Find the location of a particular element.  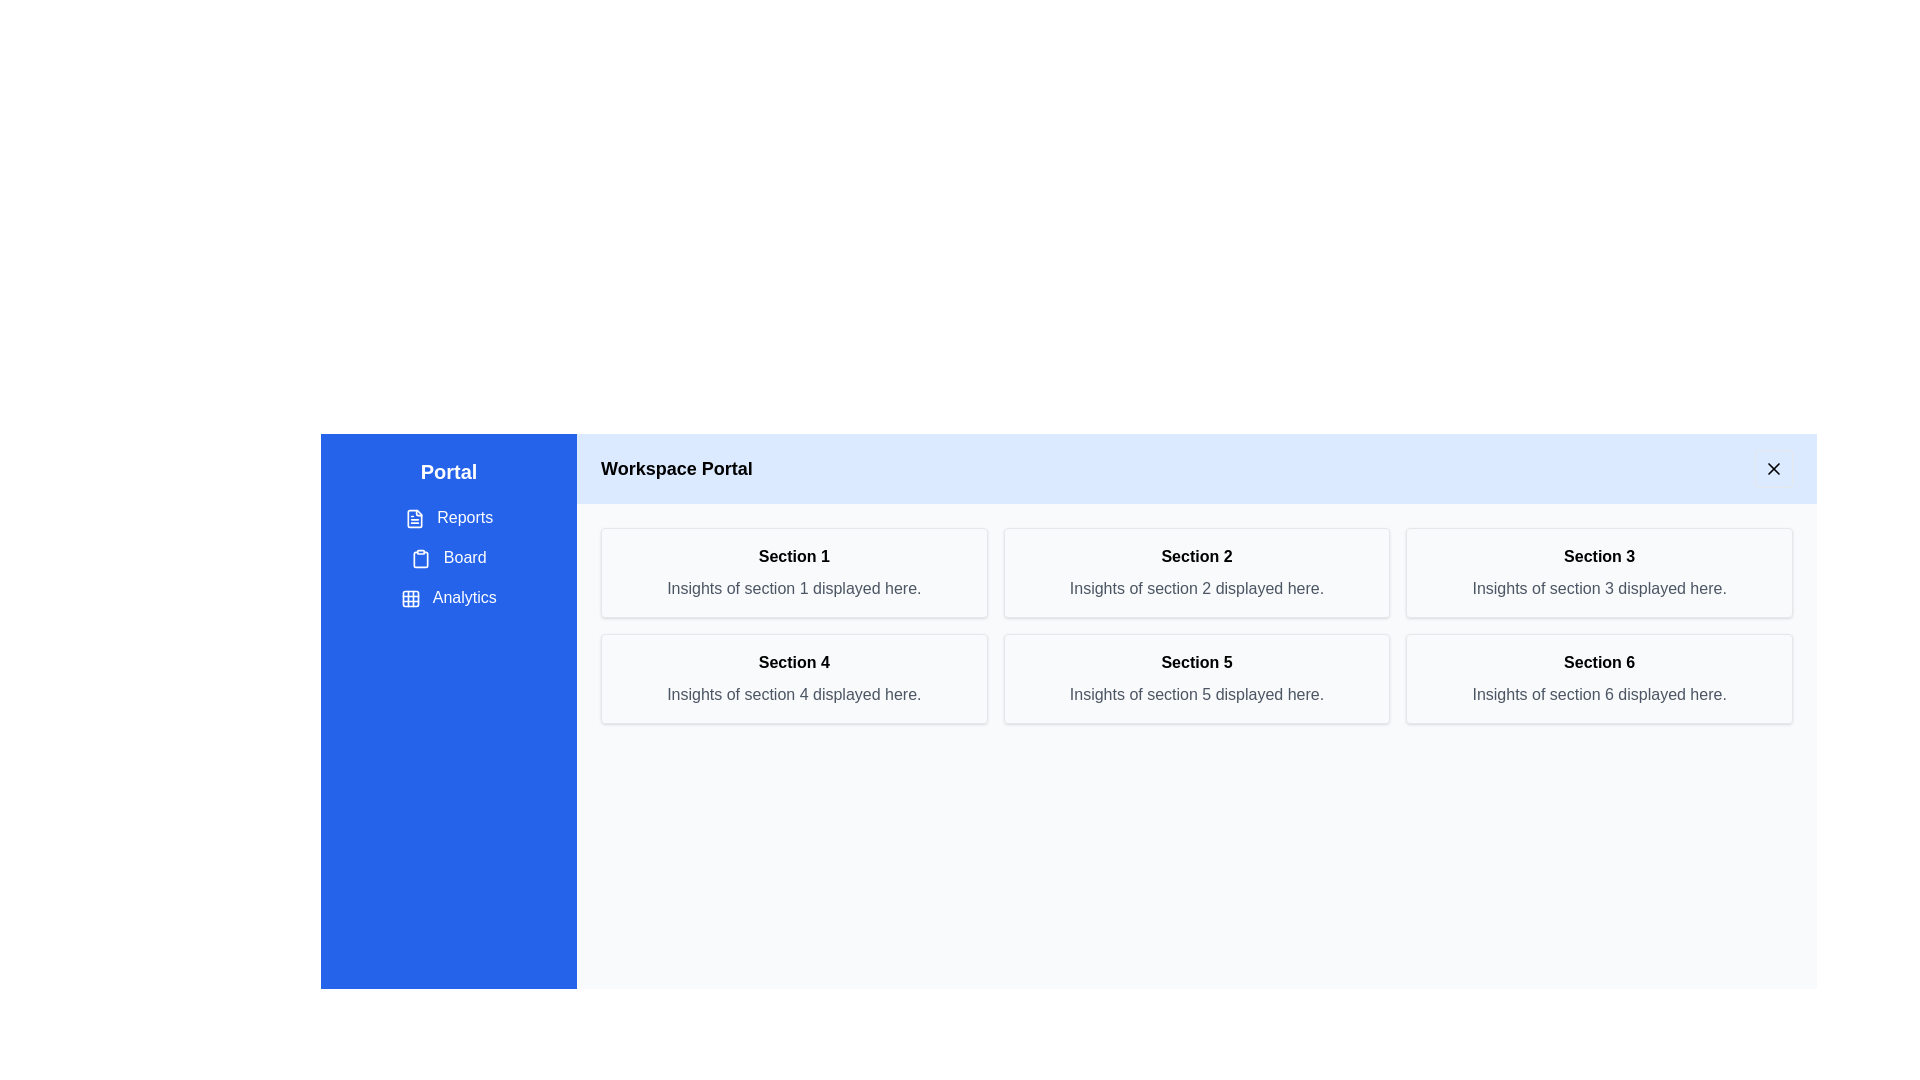

the blue 'Board' navigation button located in the vertical menu on the left sidebar, positioned between the 'Reports' and 'Analytics' buttons is located at coordinates (448, 558).